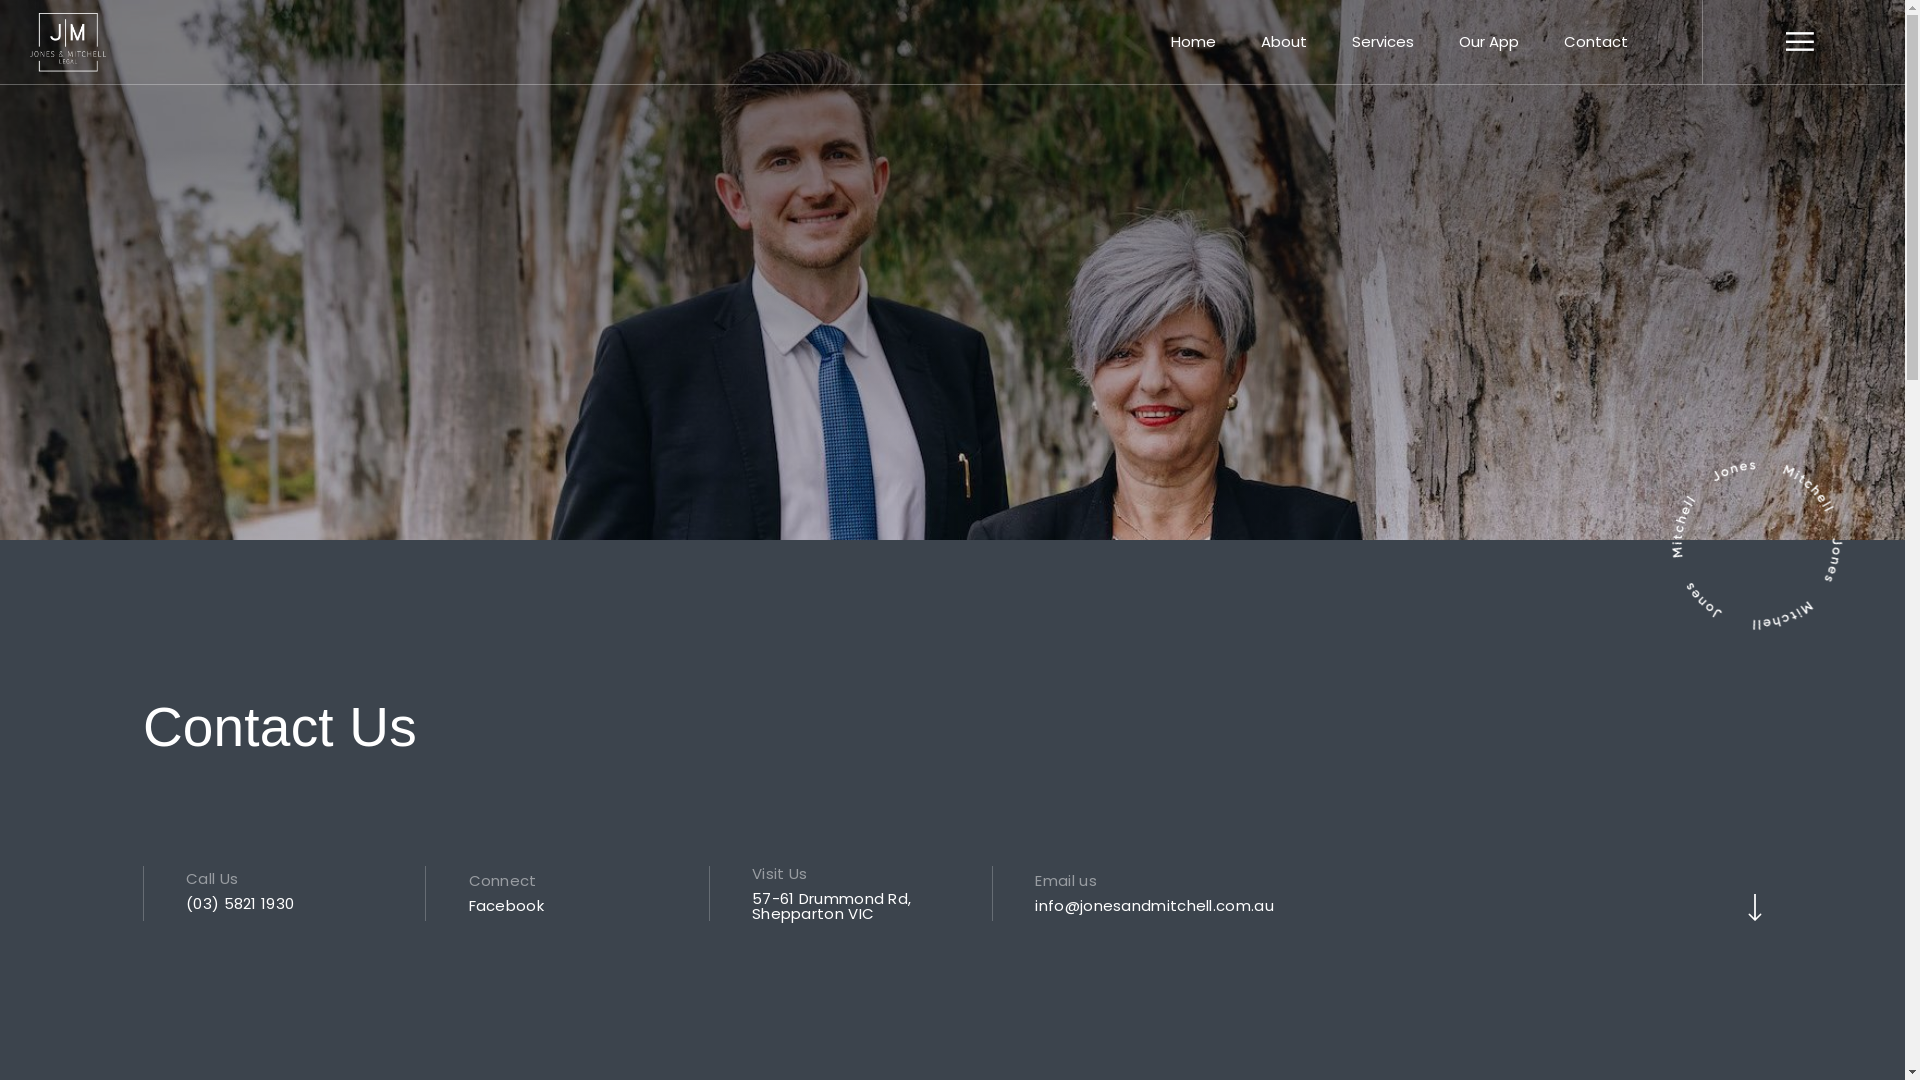 Image resolution: width=1920 pixels, height=1080 pixels. I want to click on 'Contact', so click(1595, 42).